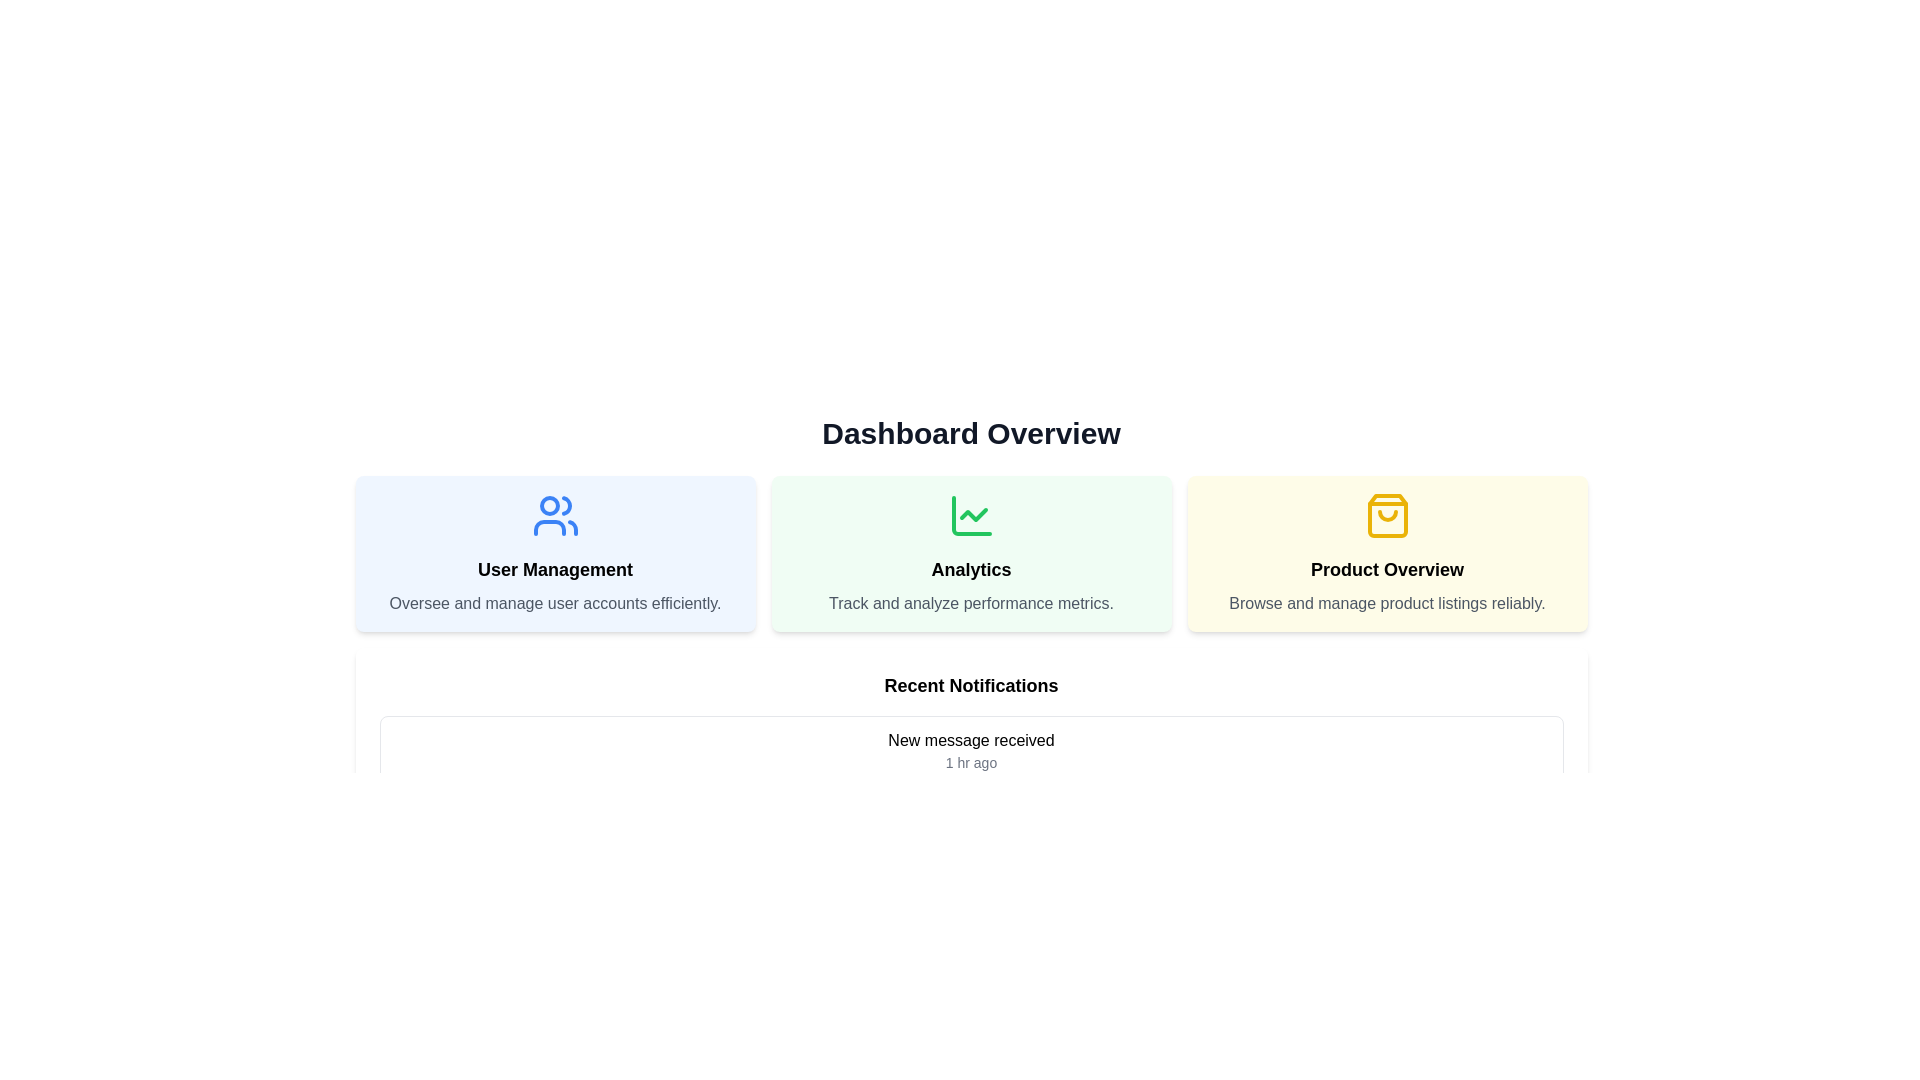 The image size is (1920, 1080). What do you see at coordinates (555, 570) in the screenshot?
I see `the 'User Management' text label, which is displayed in bold font and positioned below the user icon in the leftmost column of the Dashboard Overview section` at bounding box center [555, 570].